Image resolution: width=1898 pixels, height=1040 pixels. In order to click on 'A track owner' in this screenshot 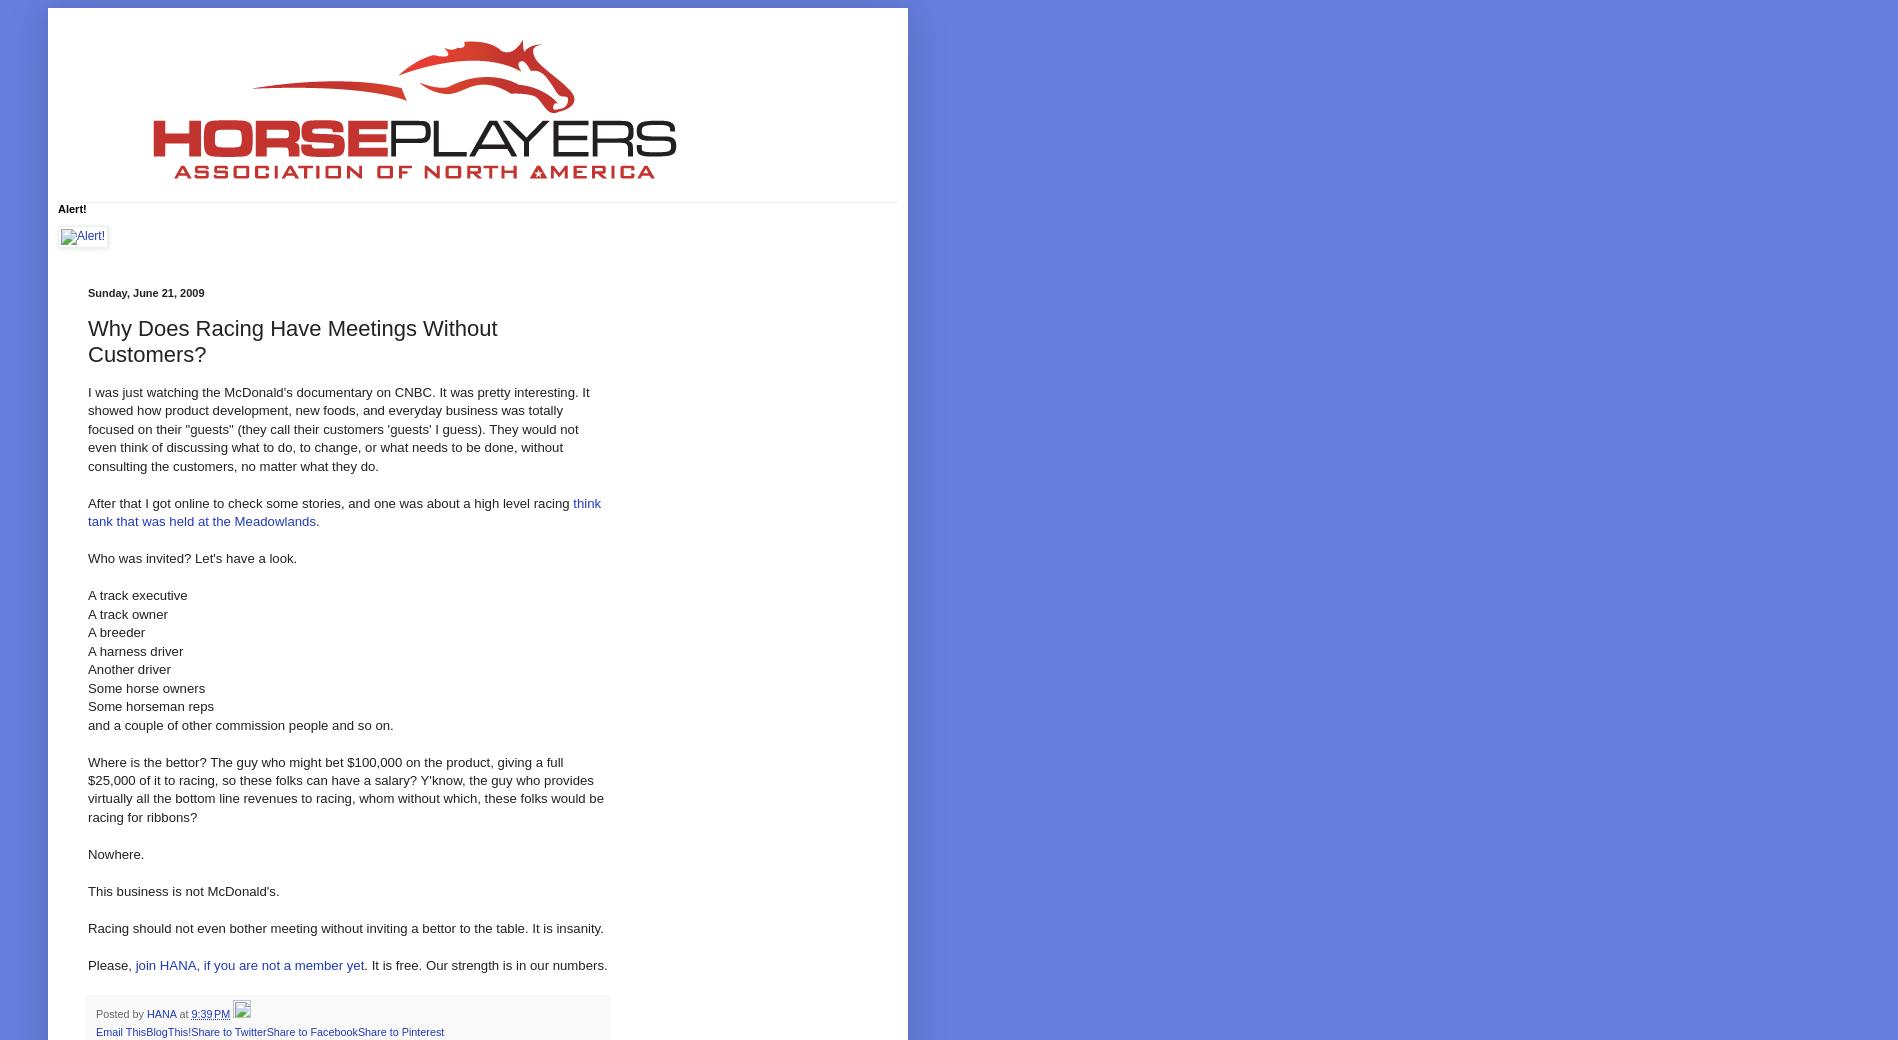, I will do `click(127, 612)`.